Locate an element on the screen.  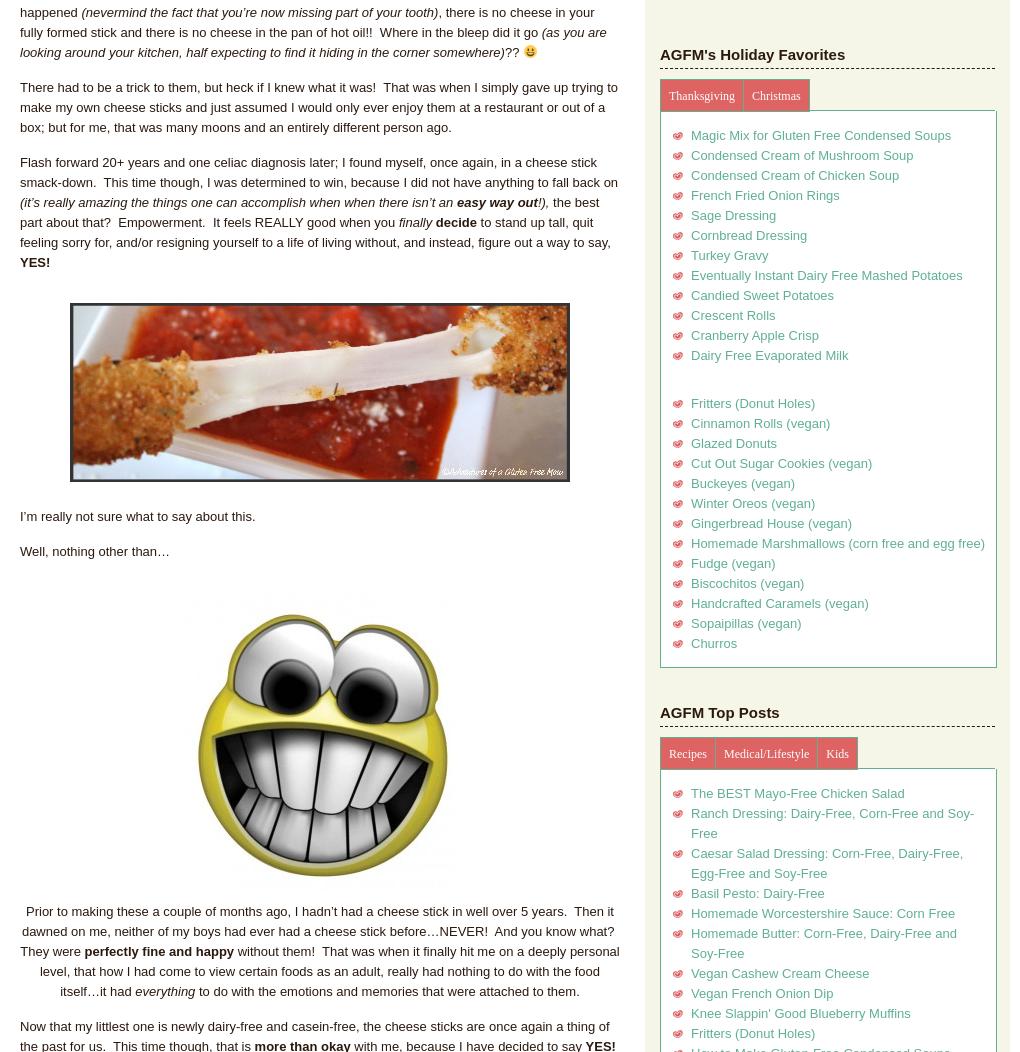
'Gingerbread House (vegan)' is located at coordinates (690, 522).